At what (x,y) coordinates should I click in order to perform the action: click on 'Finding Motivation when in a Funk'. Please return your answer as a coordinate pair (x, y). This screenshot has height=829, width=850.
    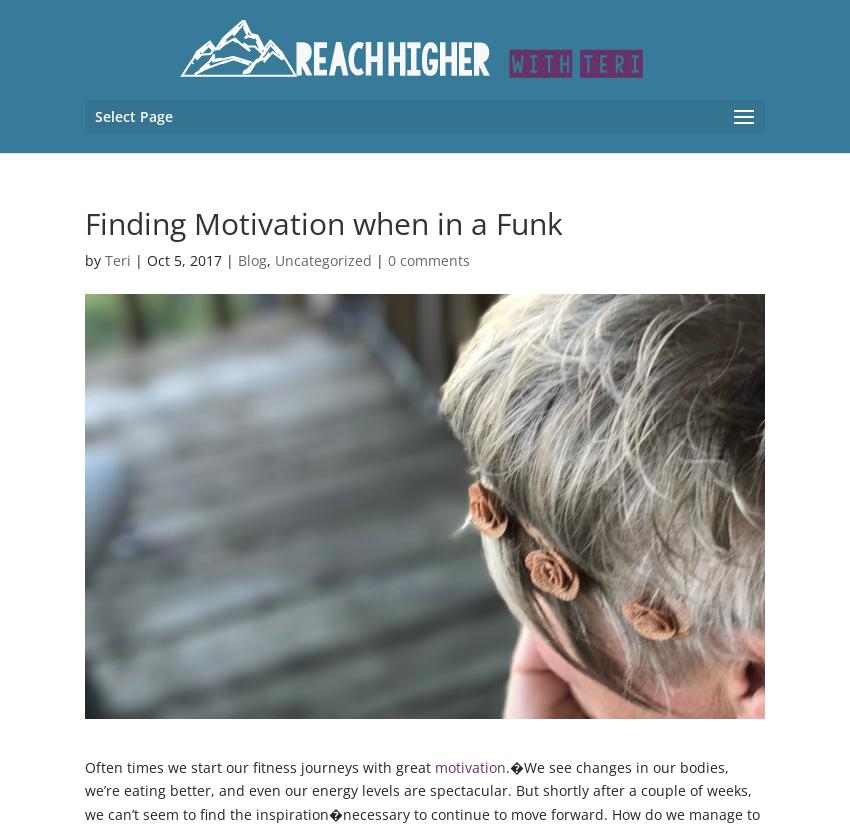
    Looking at the image, I should click on (324, 222).